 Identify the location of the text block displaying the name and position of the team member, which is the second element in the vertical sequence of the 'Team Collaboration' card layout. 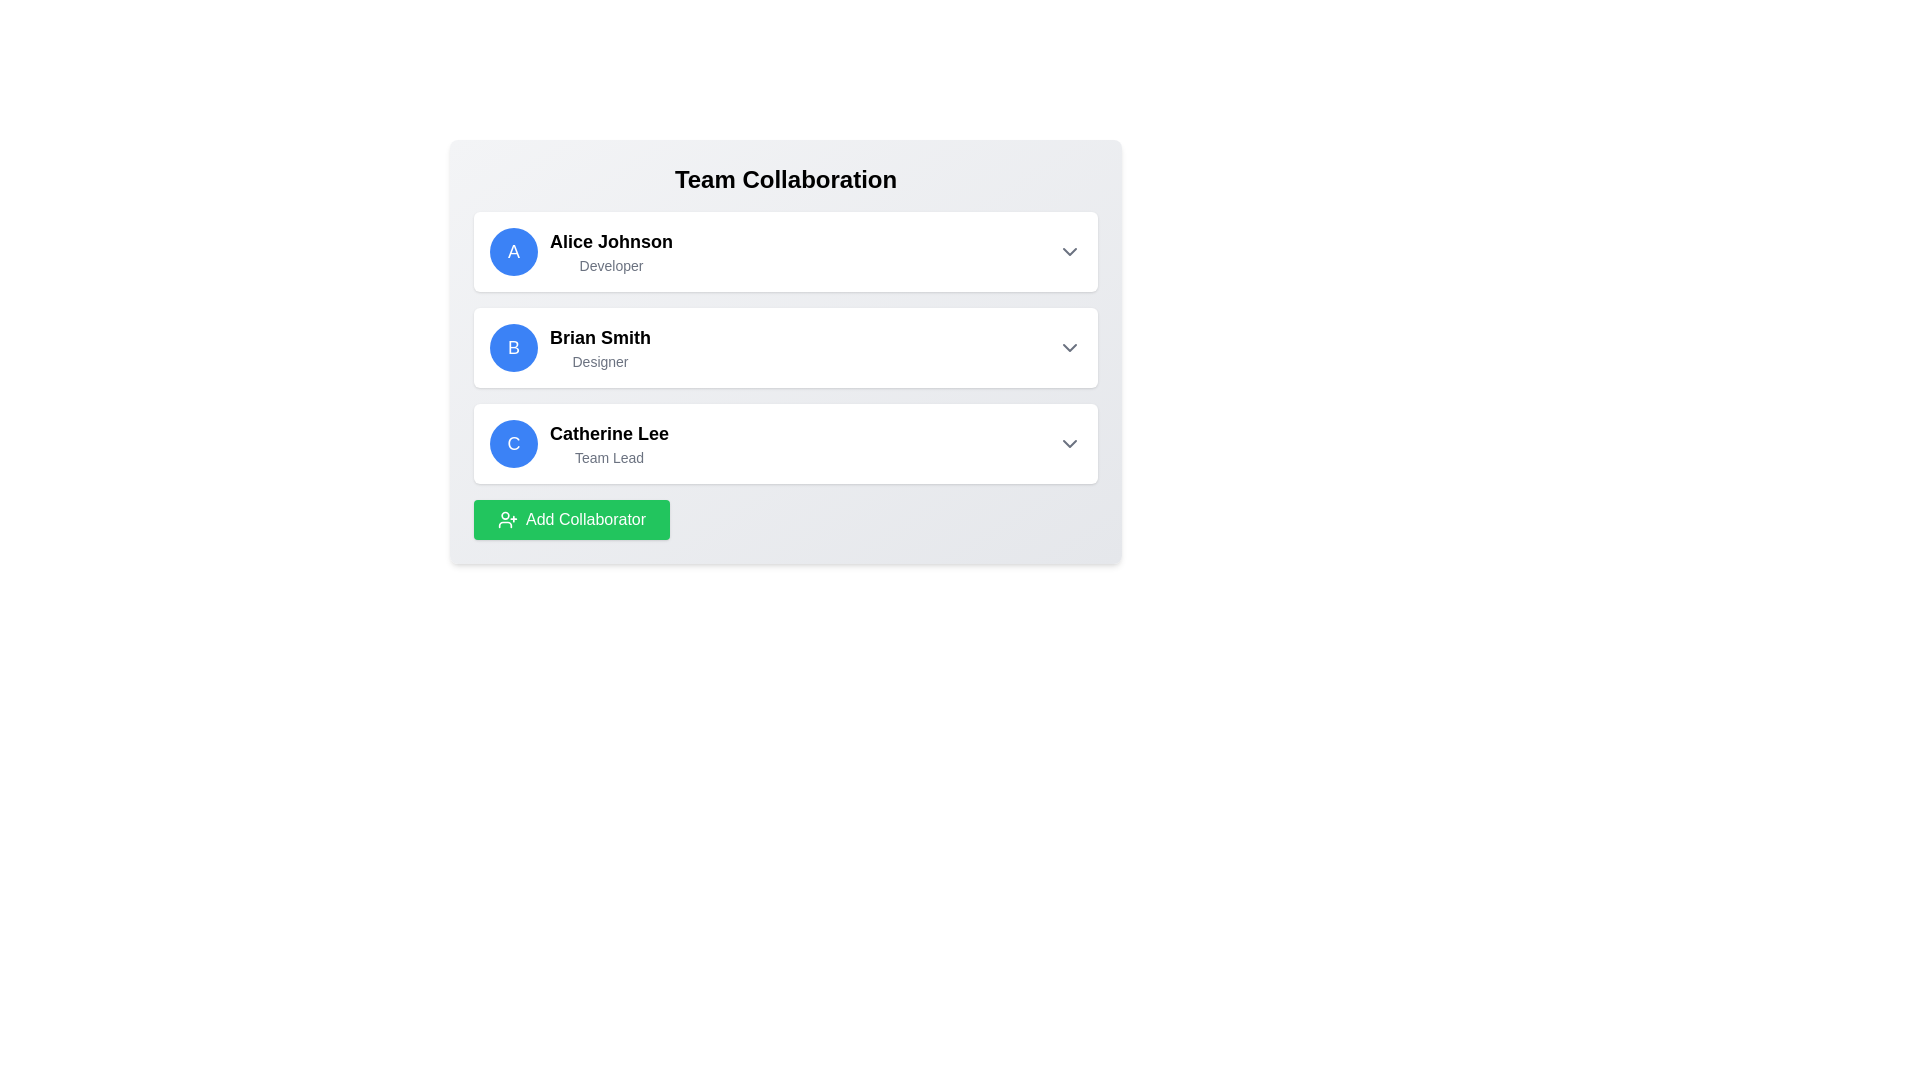
(599, 346).